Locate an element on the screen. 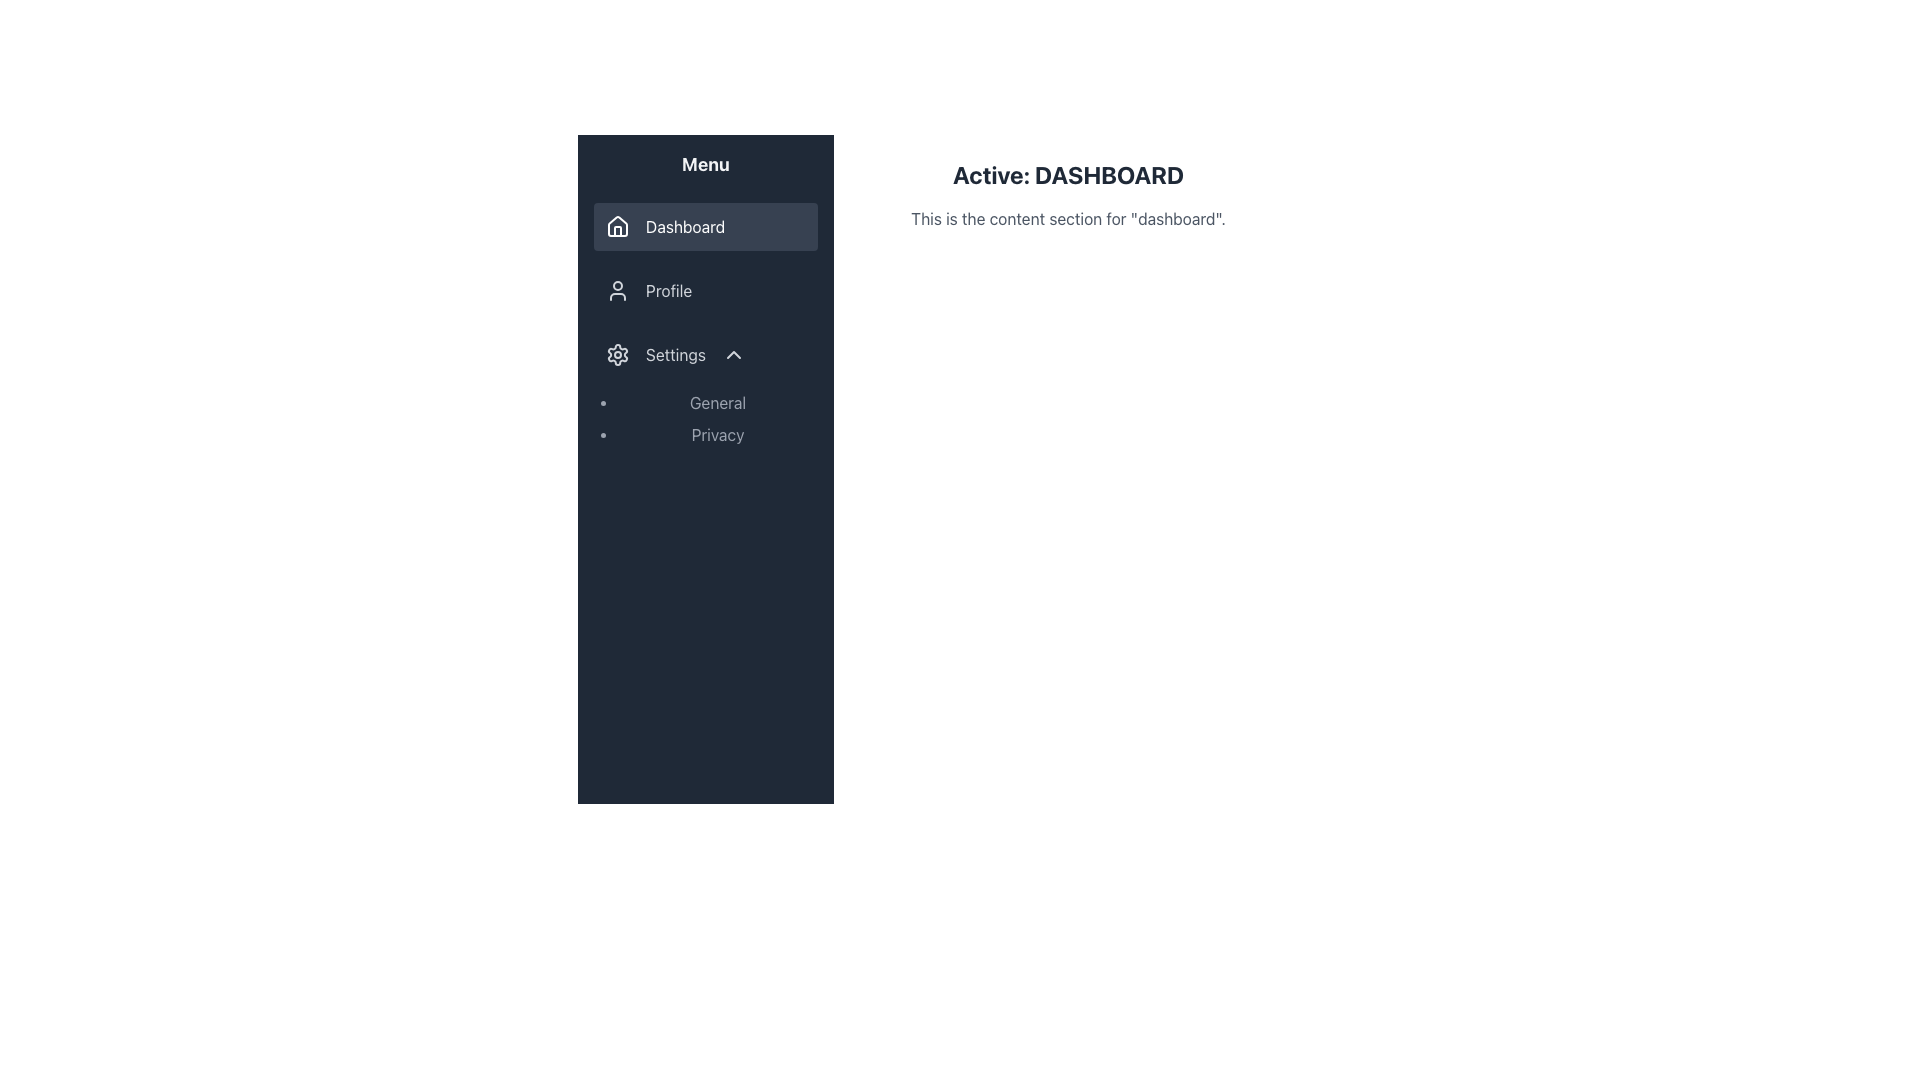  the 'General' option in the Sidebar menu subsection under 'Settings' is located at coordinates (718, 418).